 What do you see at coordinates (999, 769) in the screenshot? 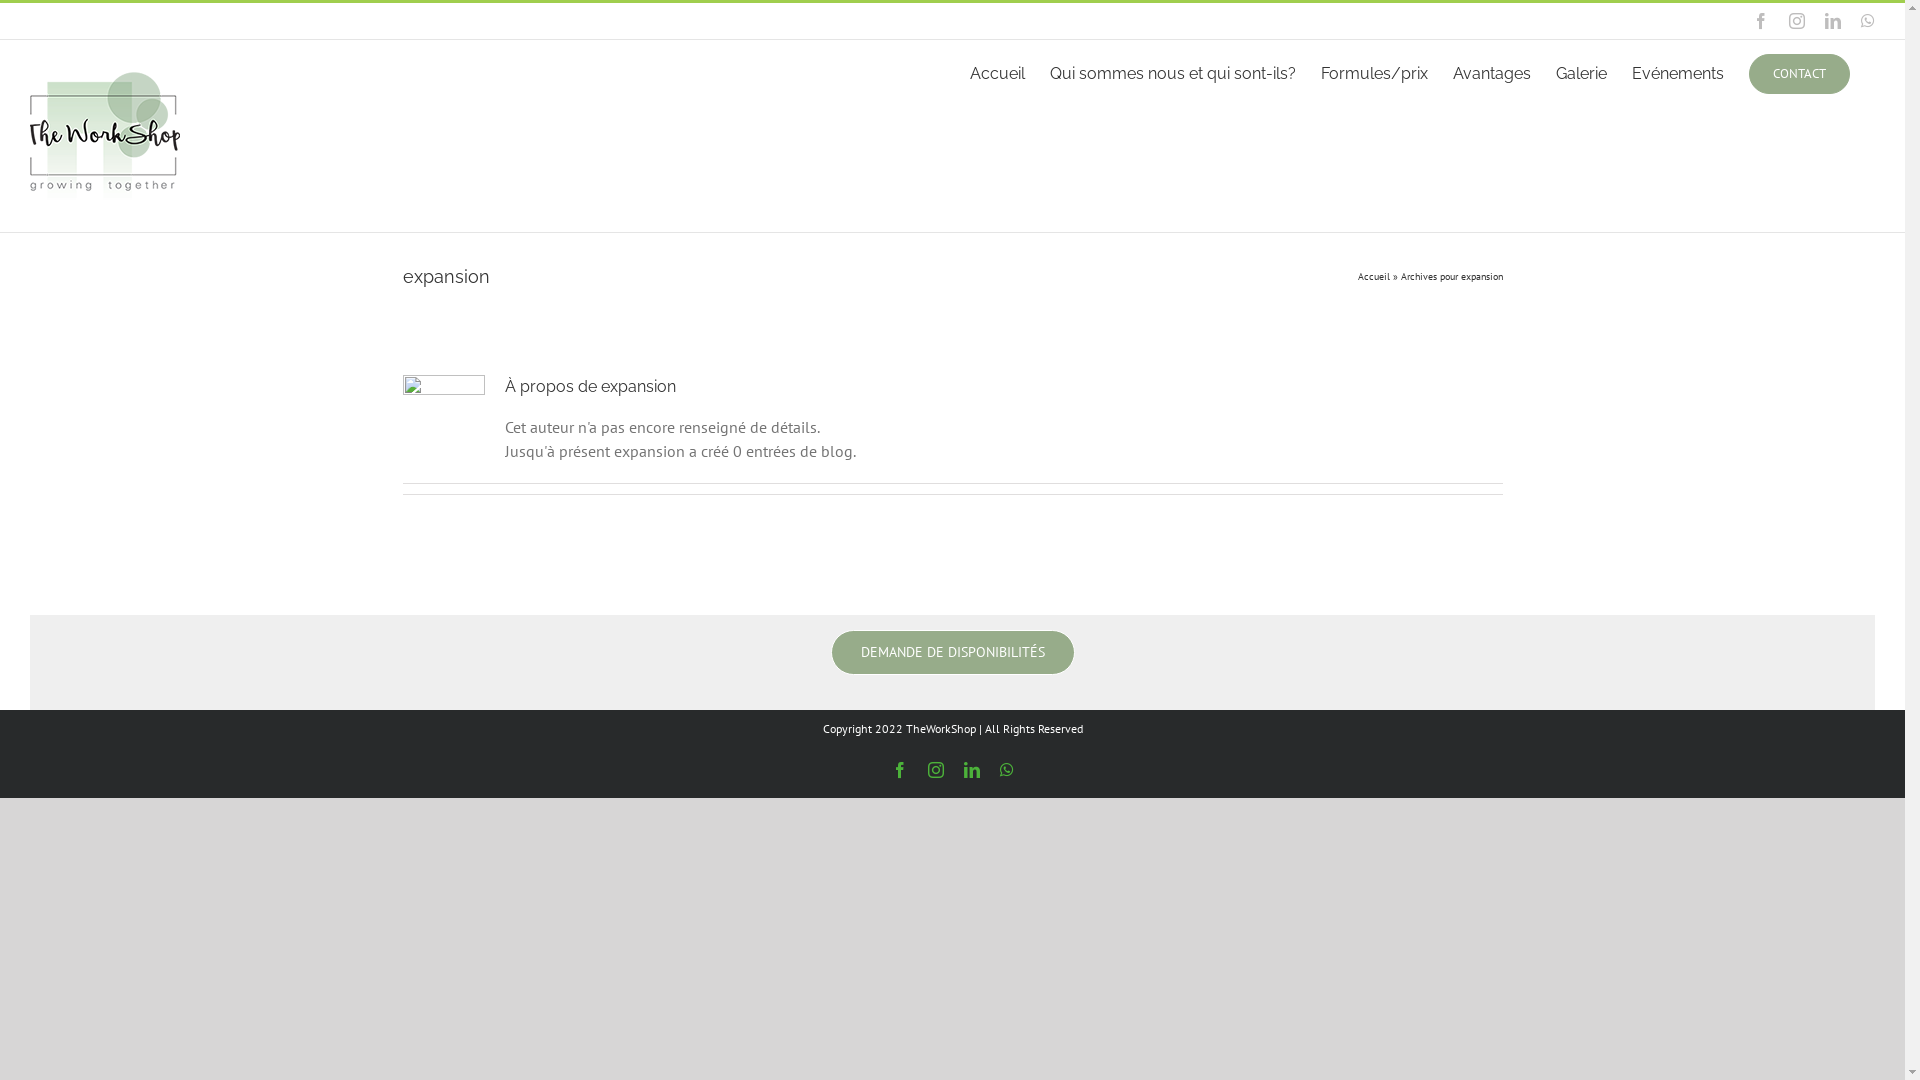
I see `'WhatsApp'` at bounding box center [999, 769].